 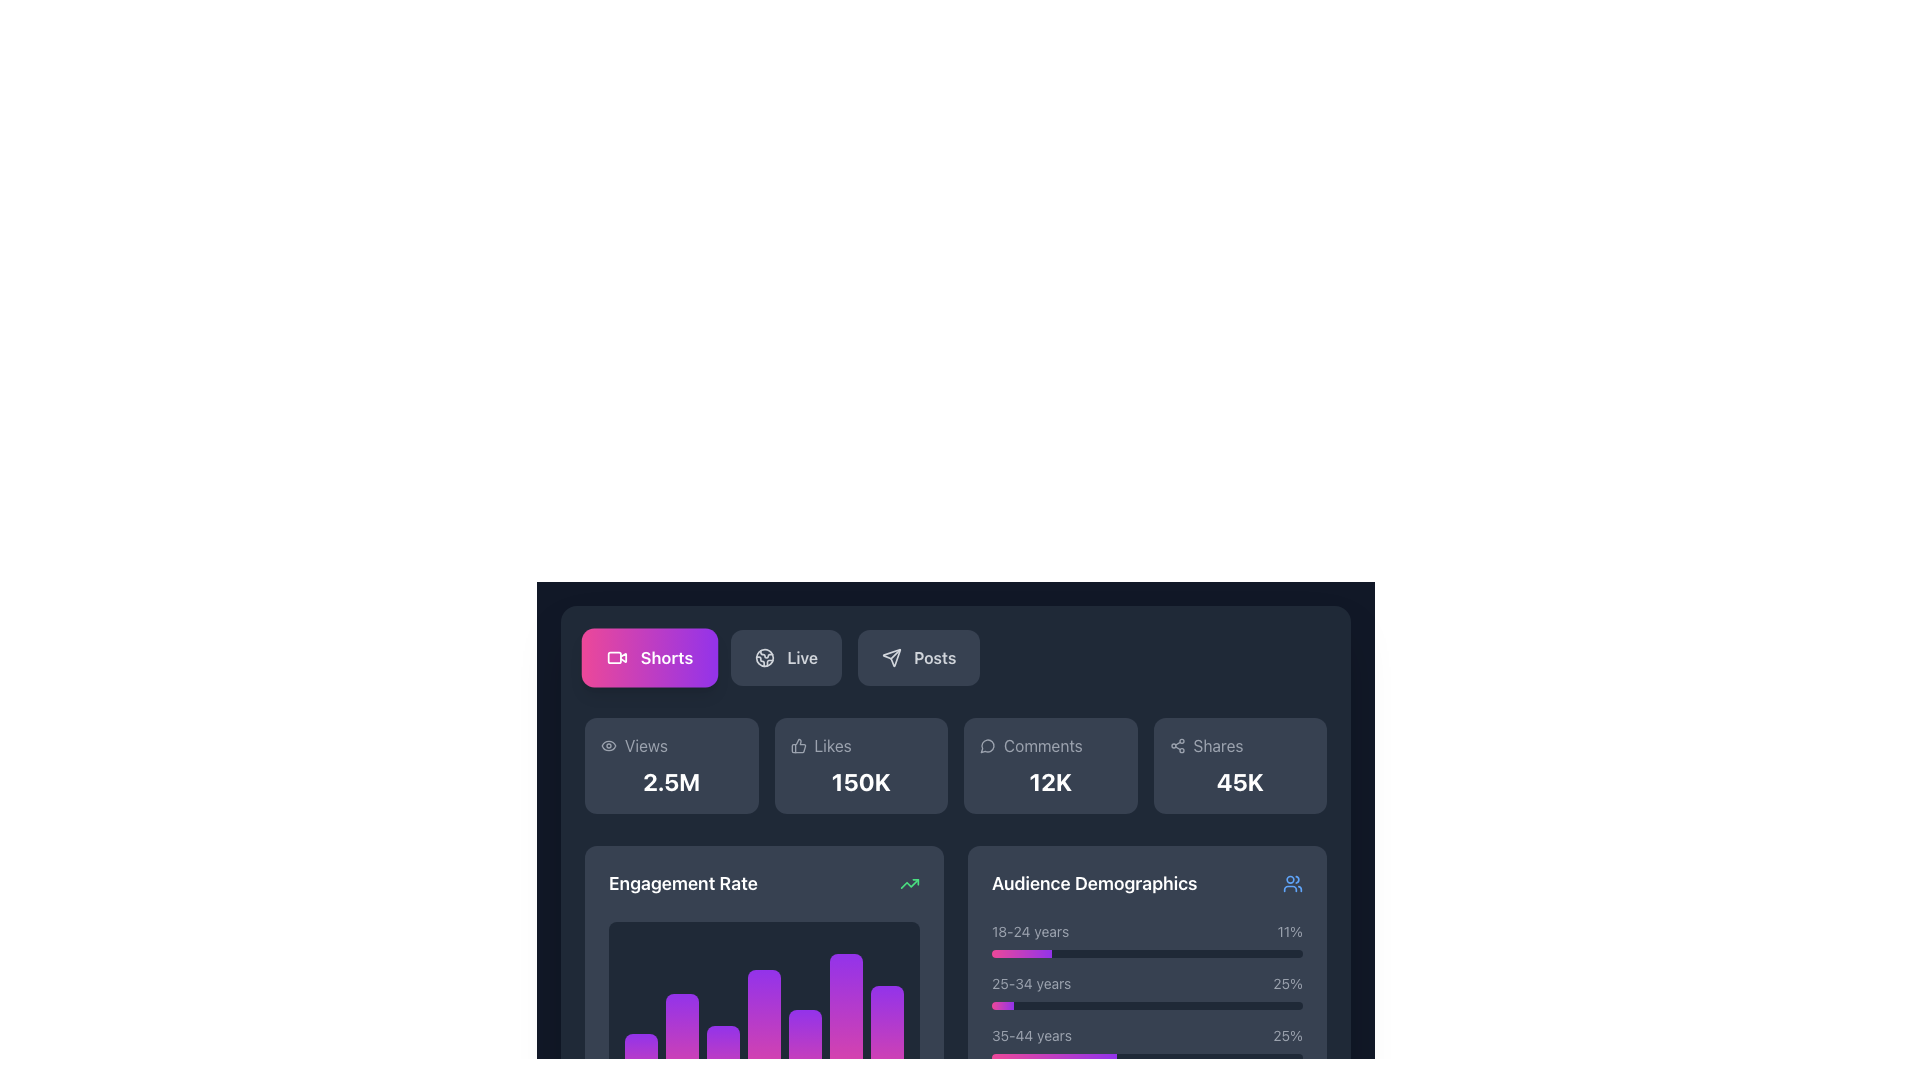 What do you see at coordinates (918, 658) in the screenshot?
I see `the button labeled 'Posts', which has a dark background with a paper airplane icon and lighter gray text` at bounding box center [918, 658].